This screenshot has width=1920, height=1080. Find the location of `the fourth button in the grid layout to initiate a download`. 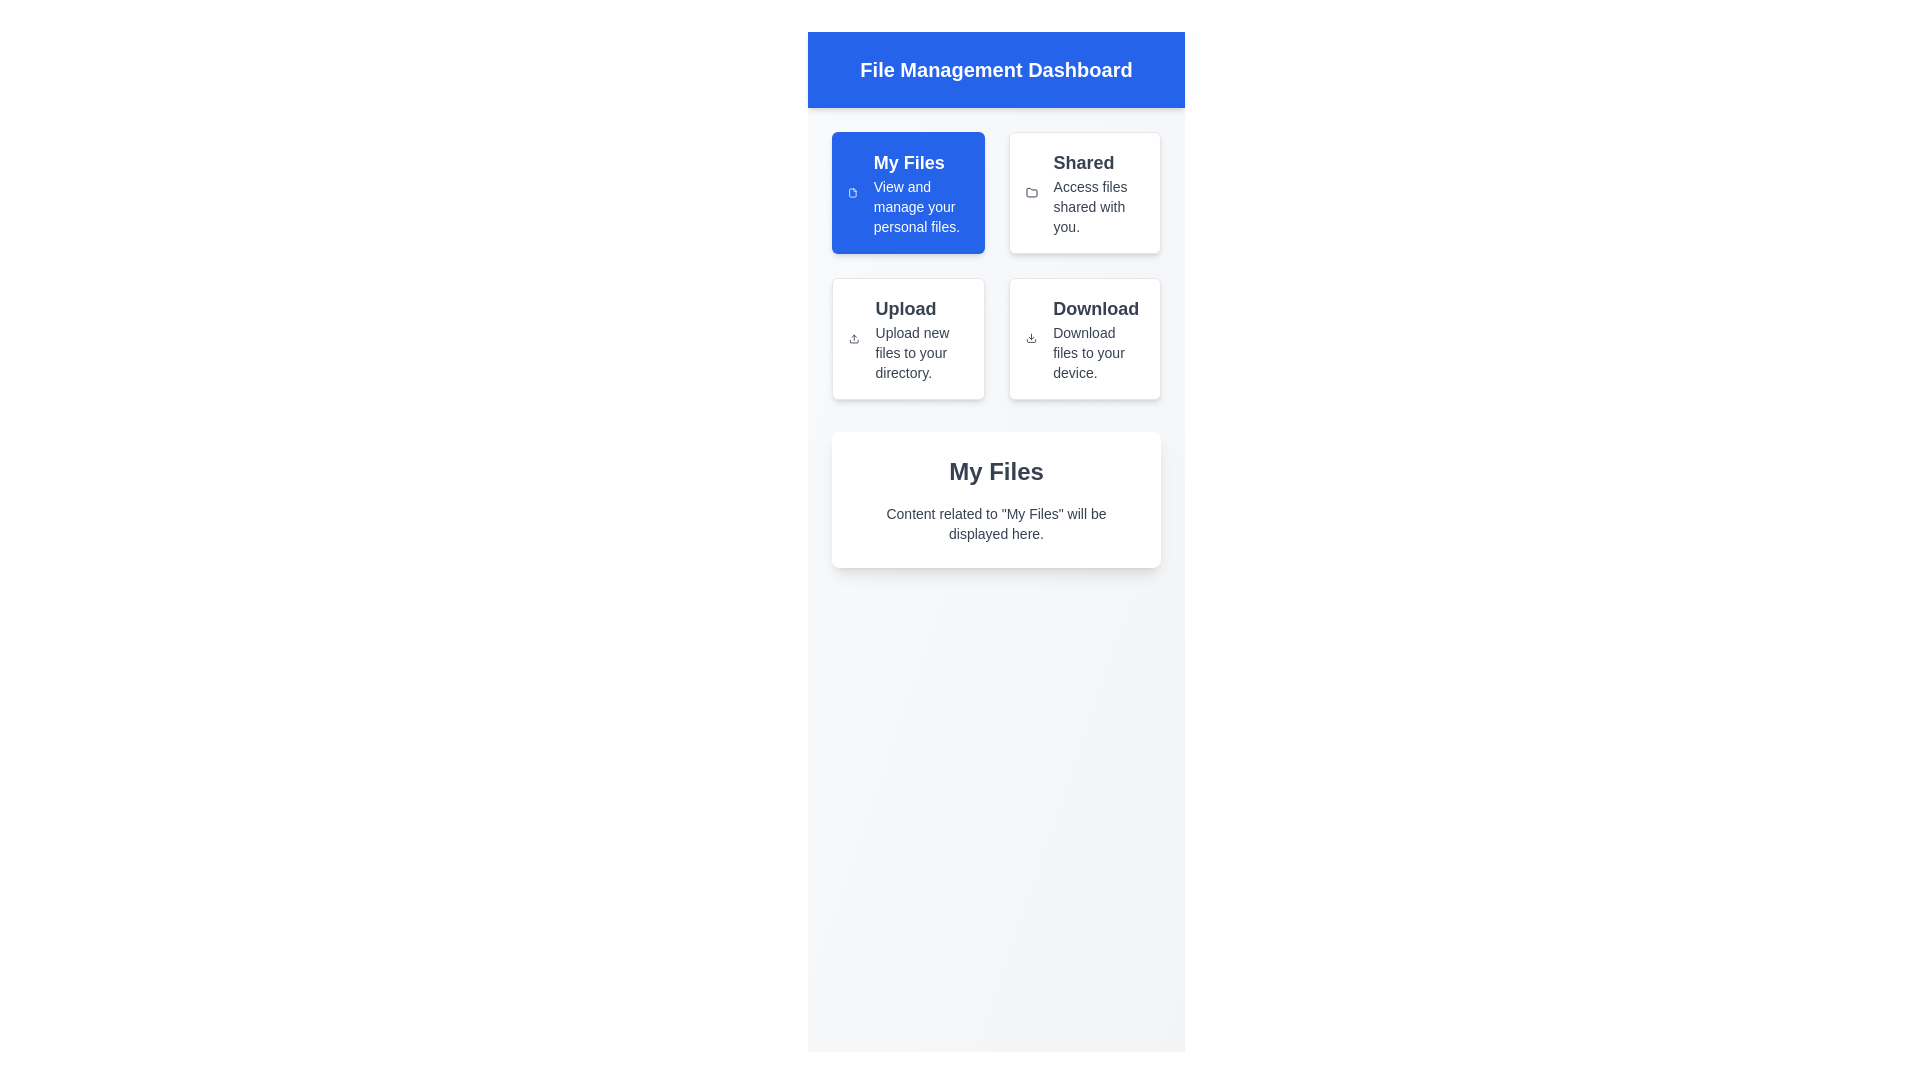

the fourth button in the grid layout to initiate a download is located at coordinates (1083, 338).